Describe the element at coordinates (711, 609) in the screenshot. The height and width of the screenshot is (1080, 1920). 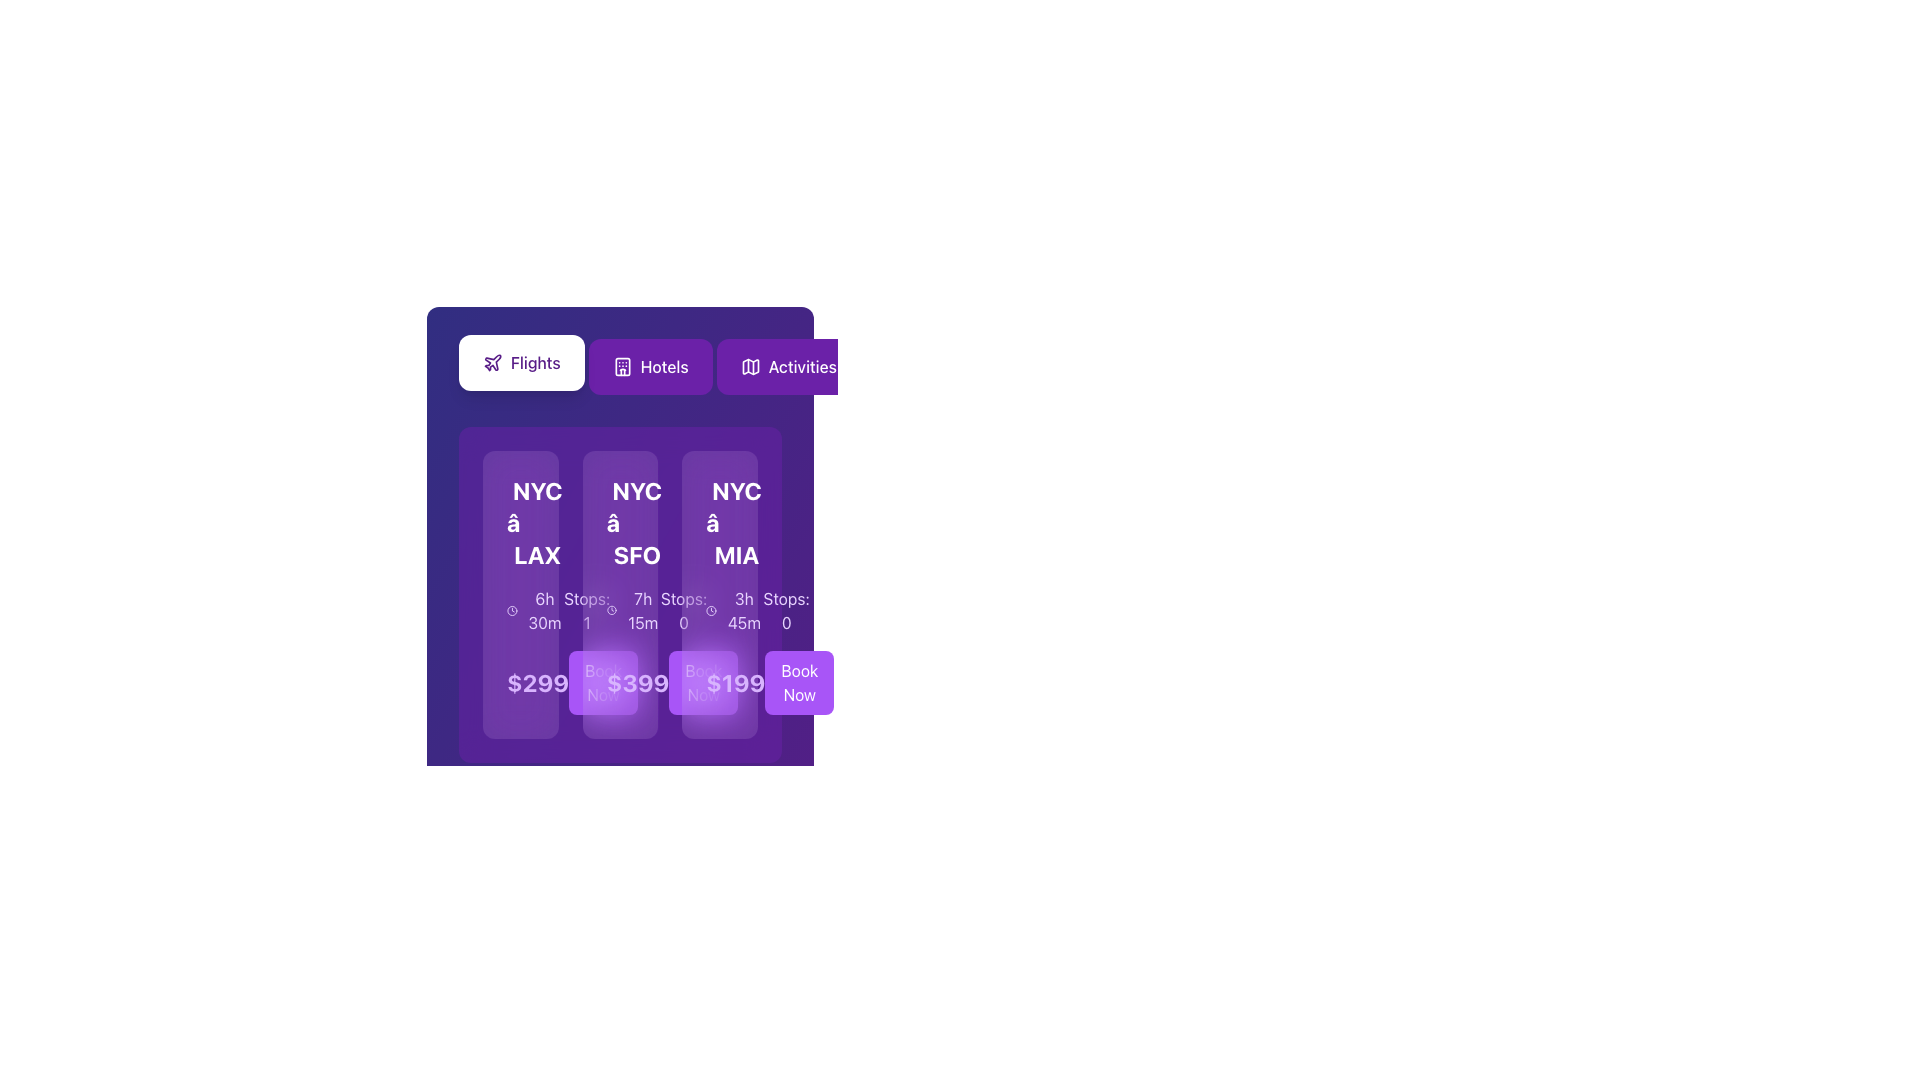
I see `the circular clock face icon located on the left side of the third column in the group of itinerary cards` at that location.